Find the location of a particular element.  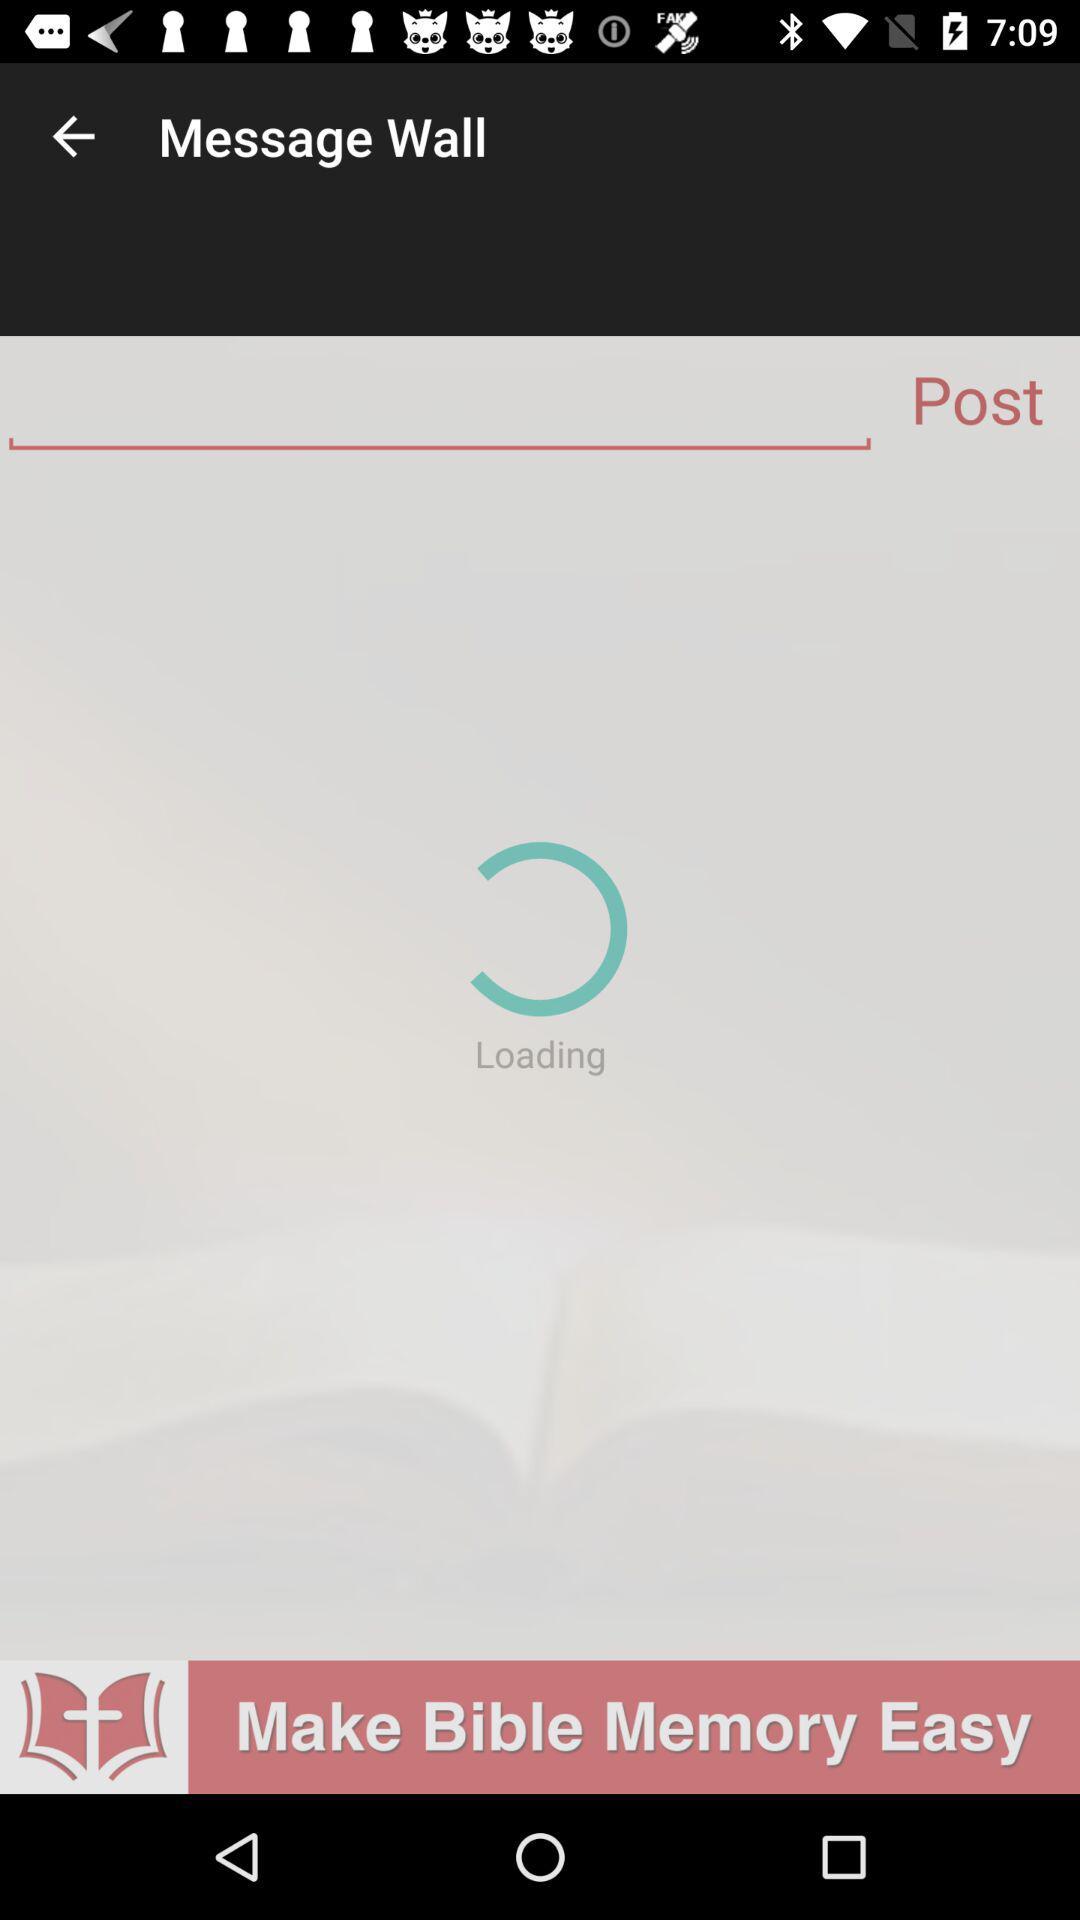

search the post is located at coordinates (438, 406).